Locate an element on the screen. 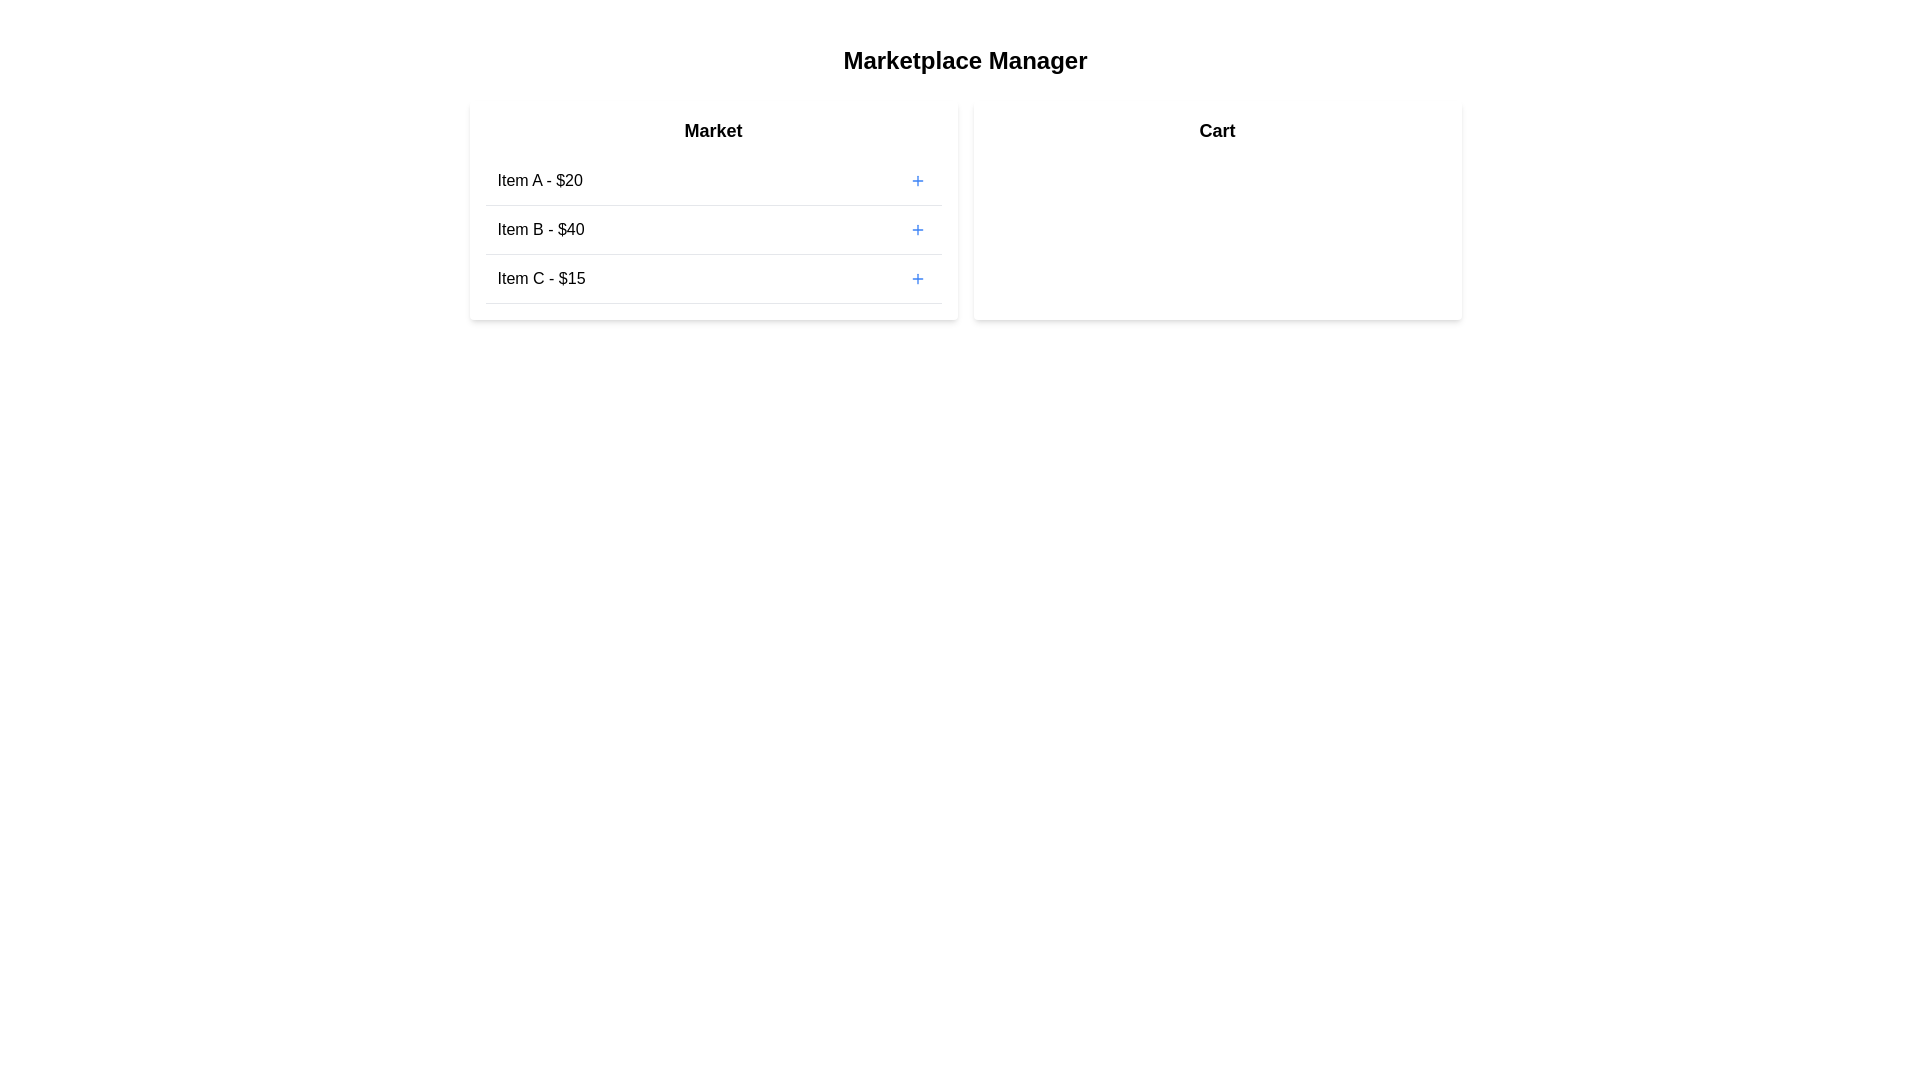 This screenshot has width=1920, height=1080. the 'Market' header to inspect it is located at coordinates (713, 131).